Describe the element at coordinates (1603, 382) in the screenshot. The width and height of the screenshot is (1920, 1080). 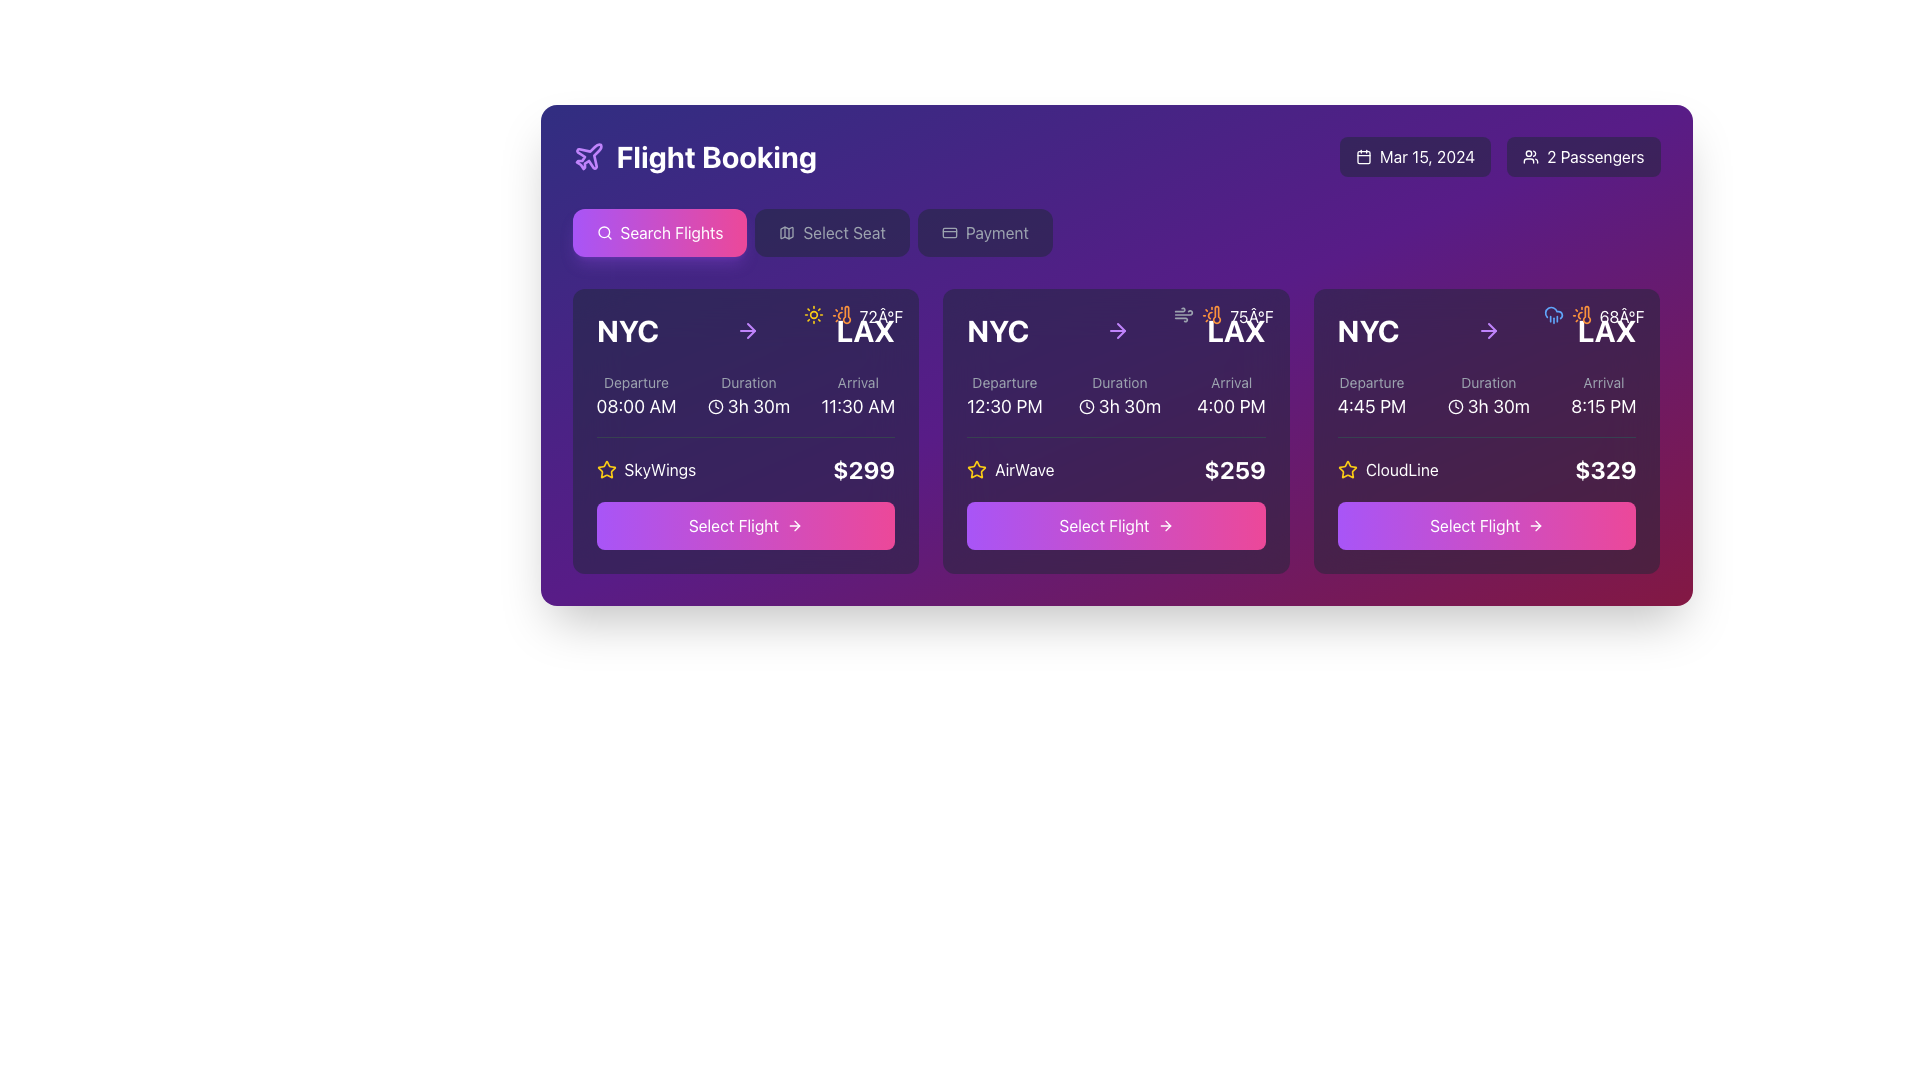
I see `the 'Arrival' text label located in the rightmost flight card, which indicates the arrival time of the flight, positioned directly above the time '8:15 PM'` at that location.